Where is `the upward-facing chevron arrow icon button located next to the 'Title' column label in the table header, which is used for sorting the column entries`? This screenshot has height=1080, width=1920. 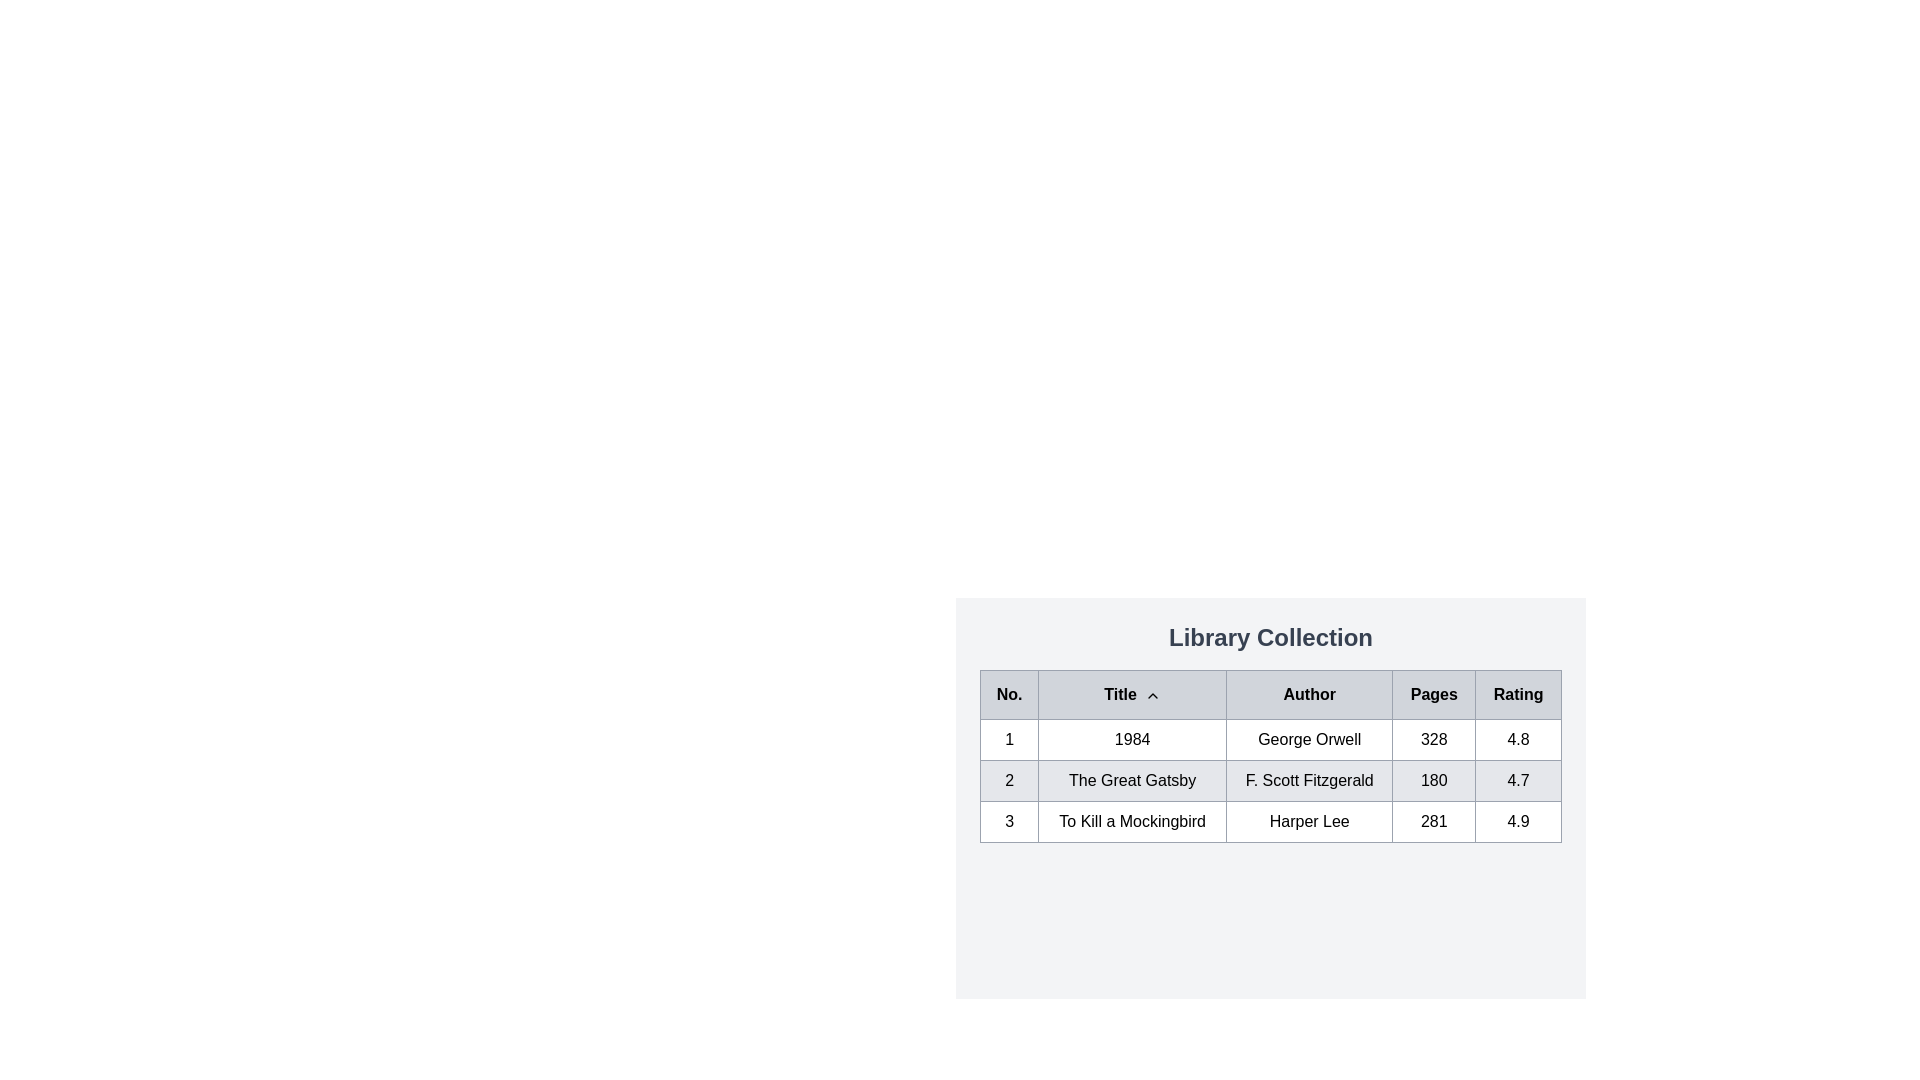
the upward-facing chevron arrow icon button located next to the 'Title' column label in the table header, which is used for sorting the column entries is located at coordinates (1152, 694).